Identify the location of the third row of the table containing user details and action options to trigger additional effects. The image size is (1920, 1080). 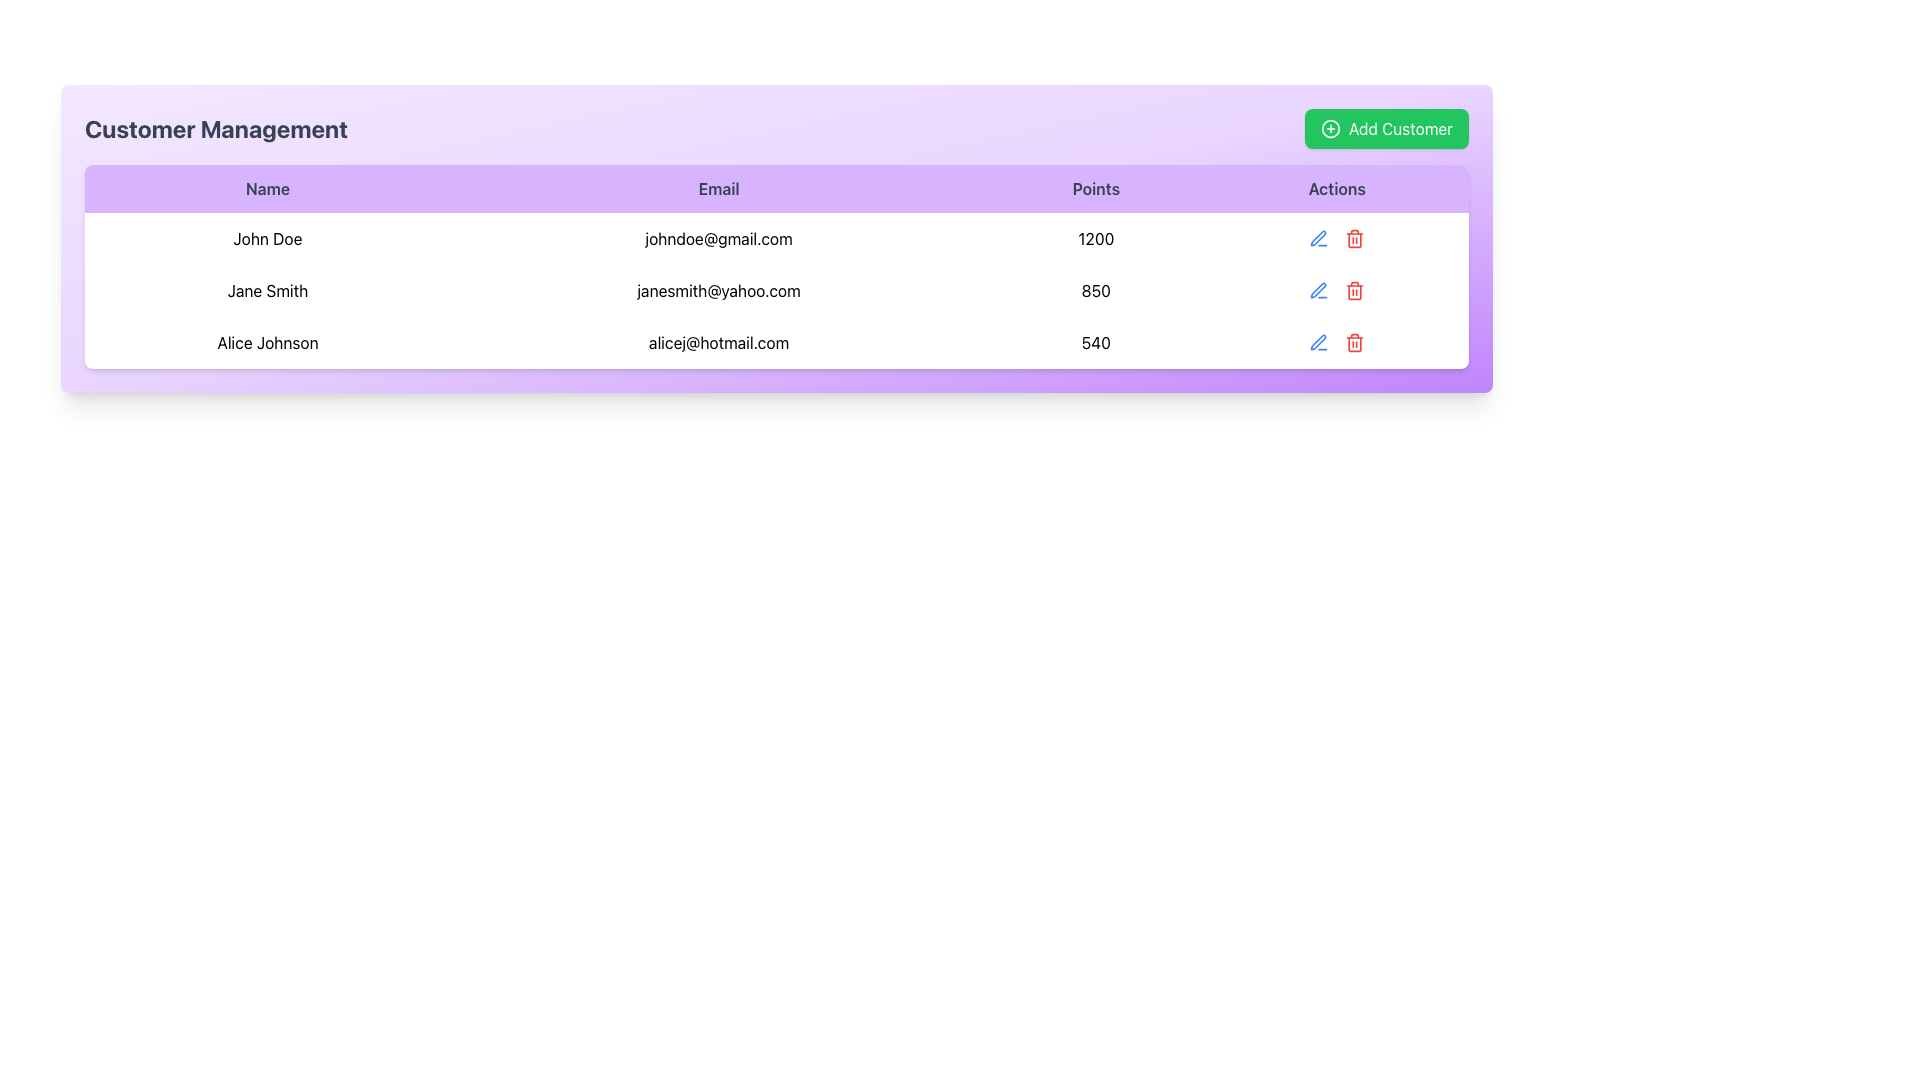
(776, 342).